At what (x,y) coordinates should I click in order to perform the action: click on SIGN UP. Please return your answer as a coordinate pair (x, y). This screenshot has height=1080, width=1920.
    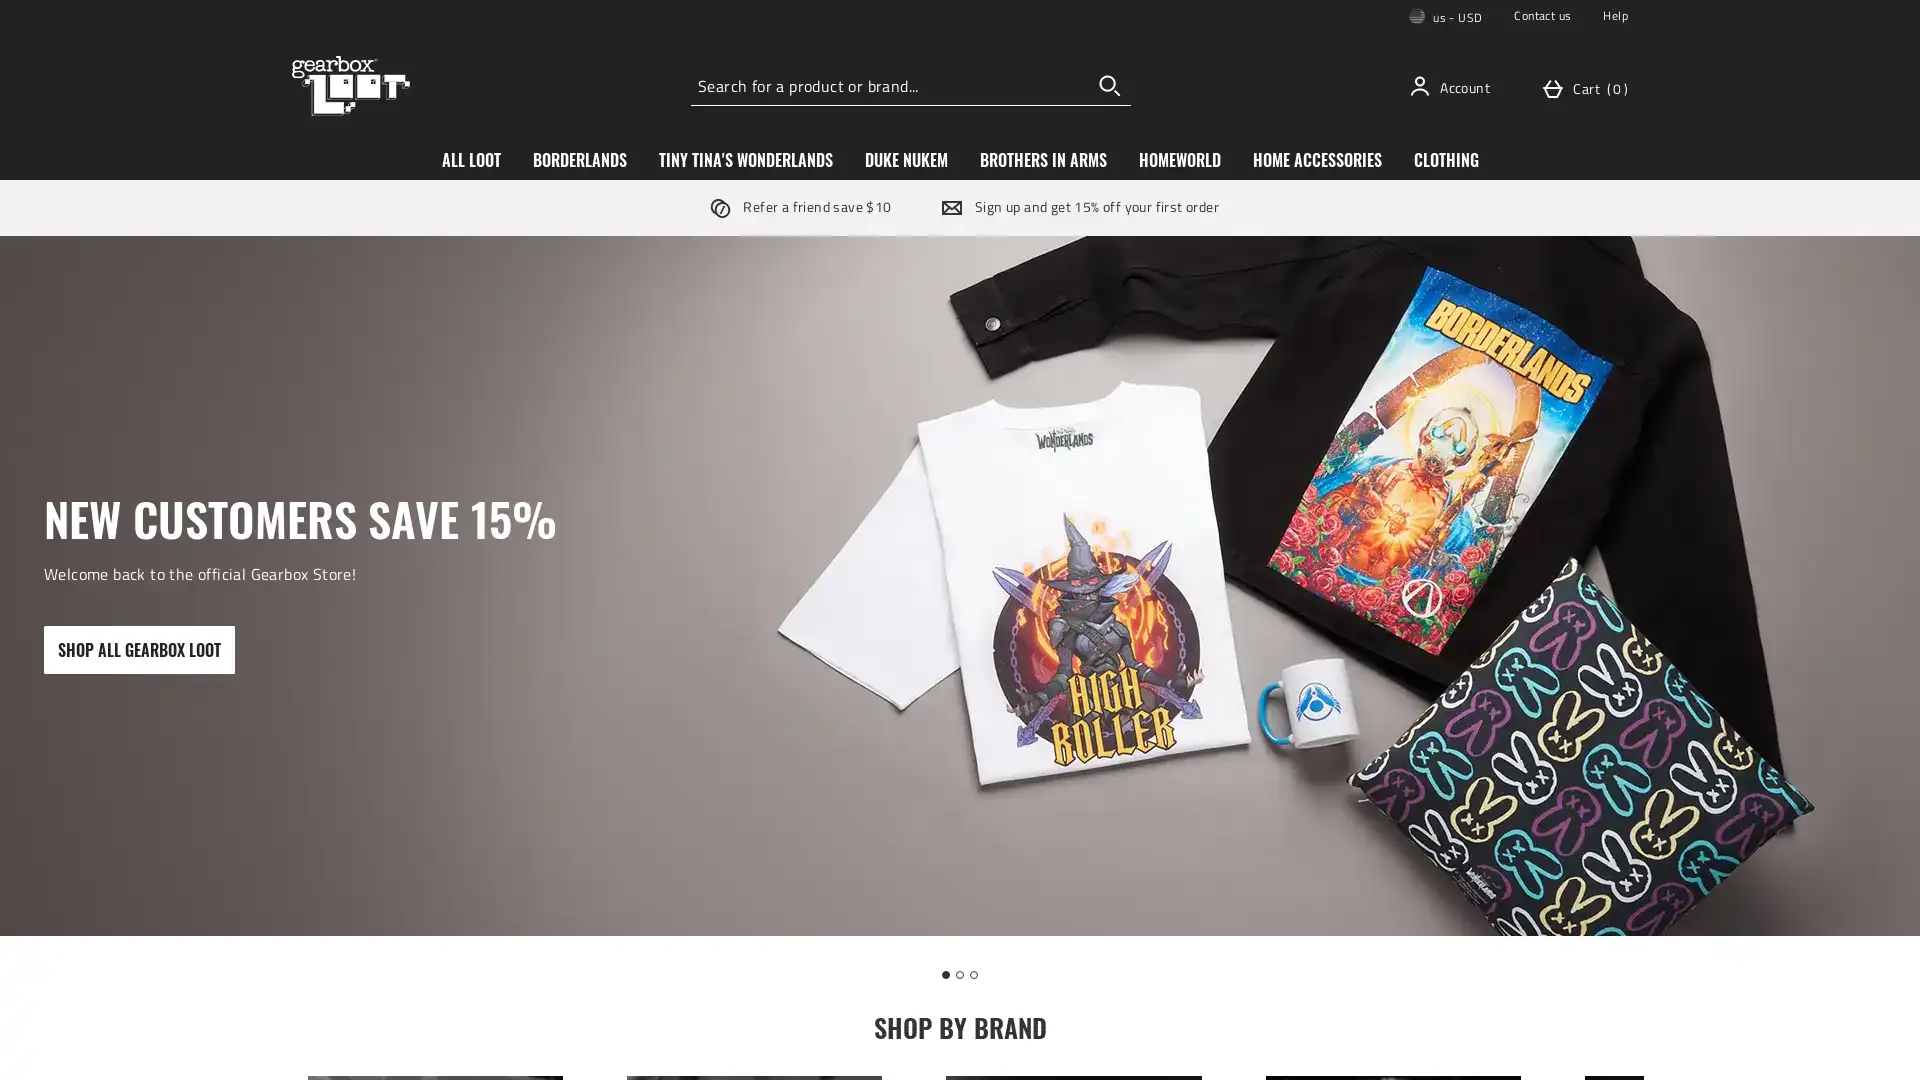
    Looking at the image, I should click on (1108, 623).